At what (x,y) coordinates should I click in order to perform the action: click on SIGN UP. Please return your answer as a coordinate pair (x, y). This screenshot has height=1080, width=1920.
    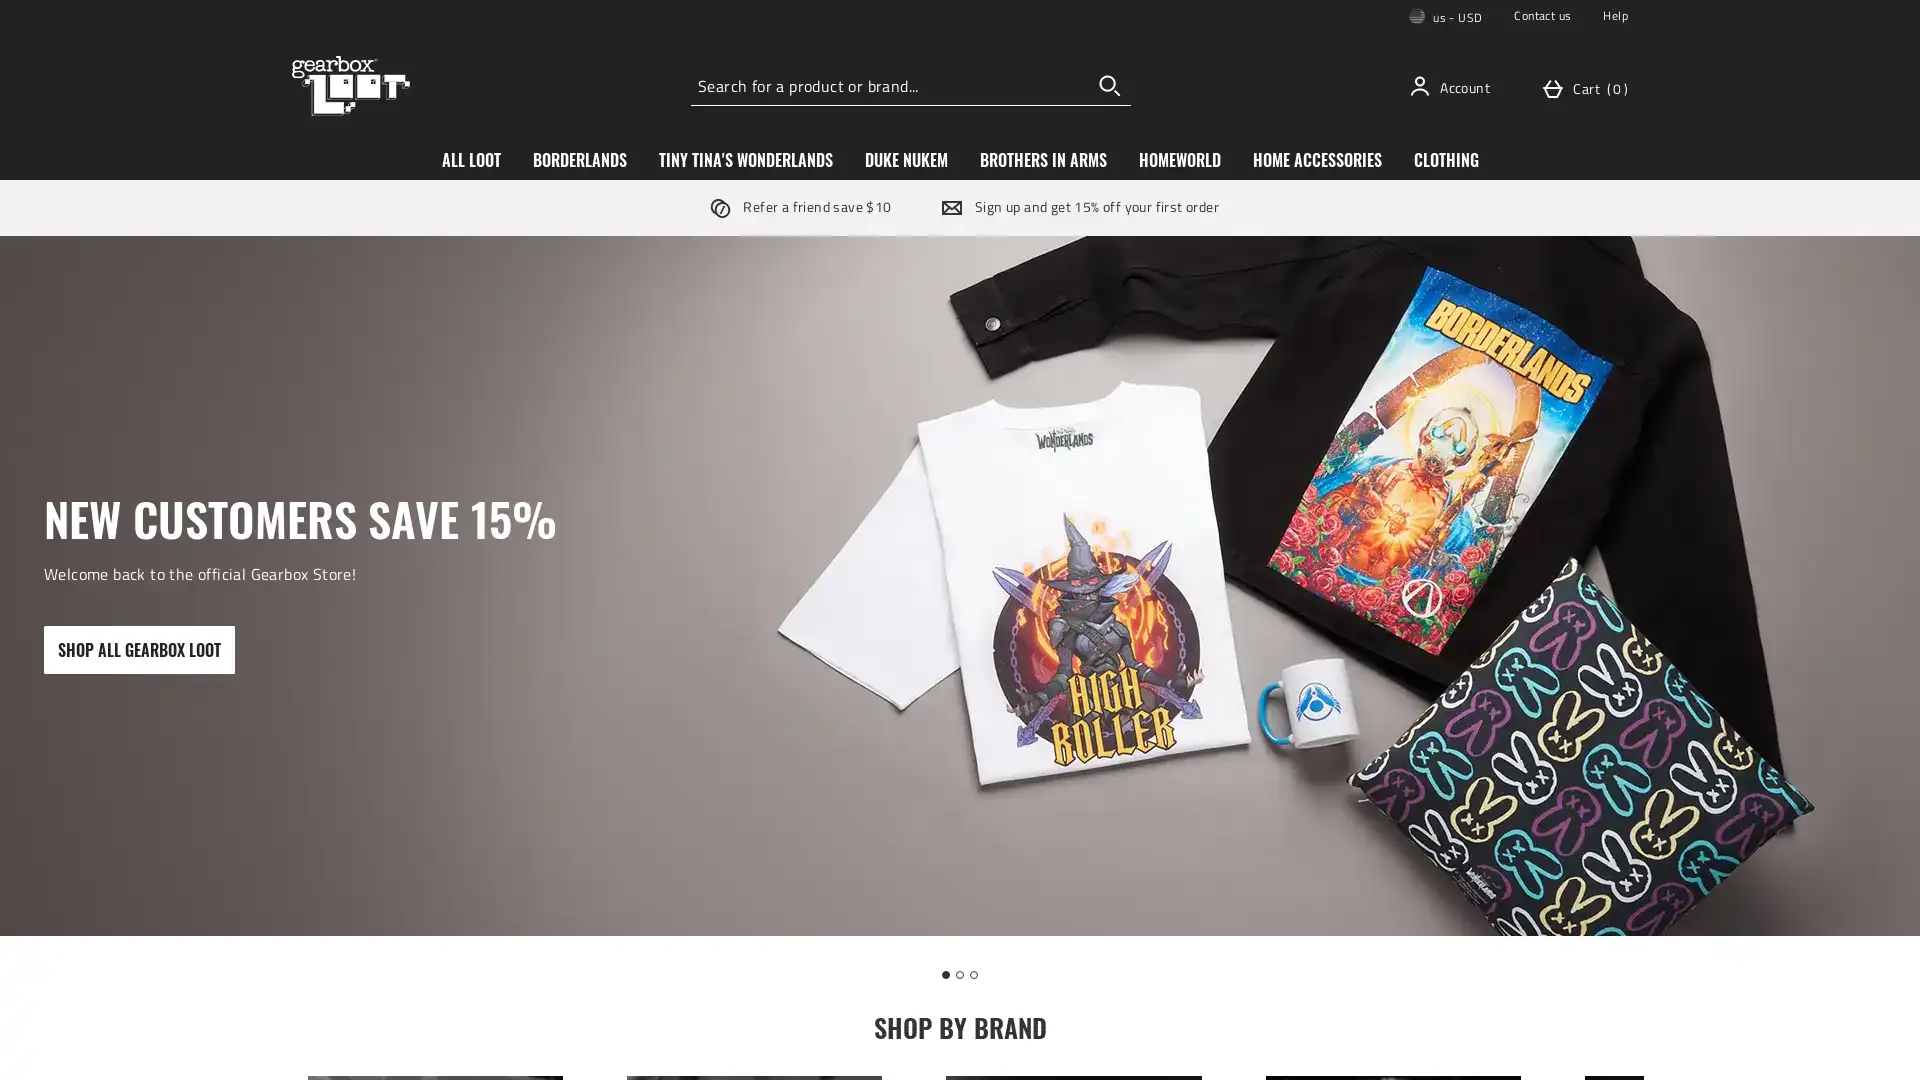
    Looking at the image, I should click on (1108, 623).